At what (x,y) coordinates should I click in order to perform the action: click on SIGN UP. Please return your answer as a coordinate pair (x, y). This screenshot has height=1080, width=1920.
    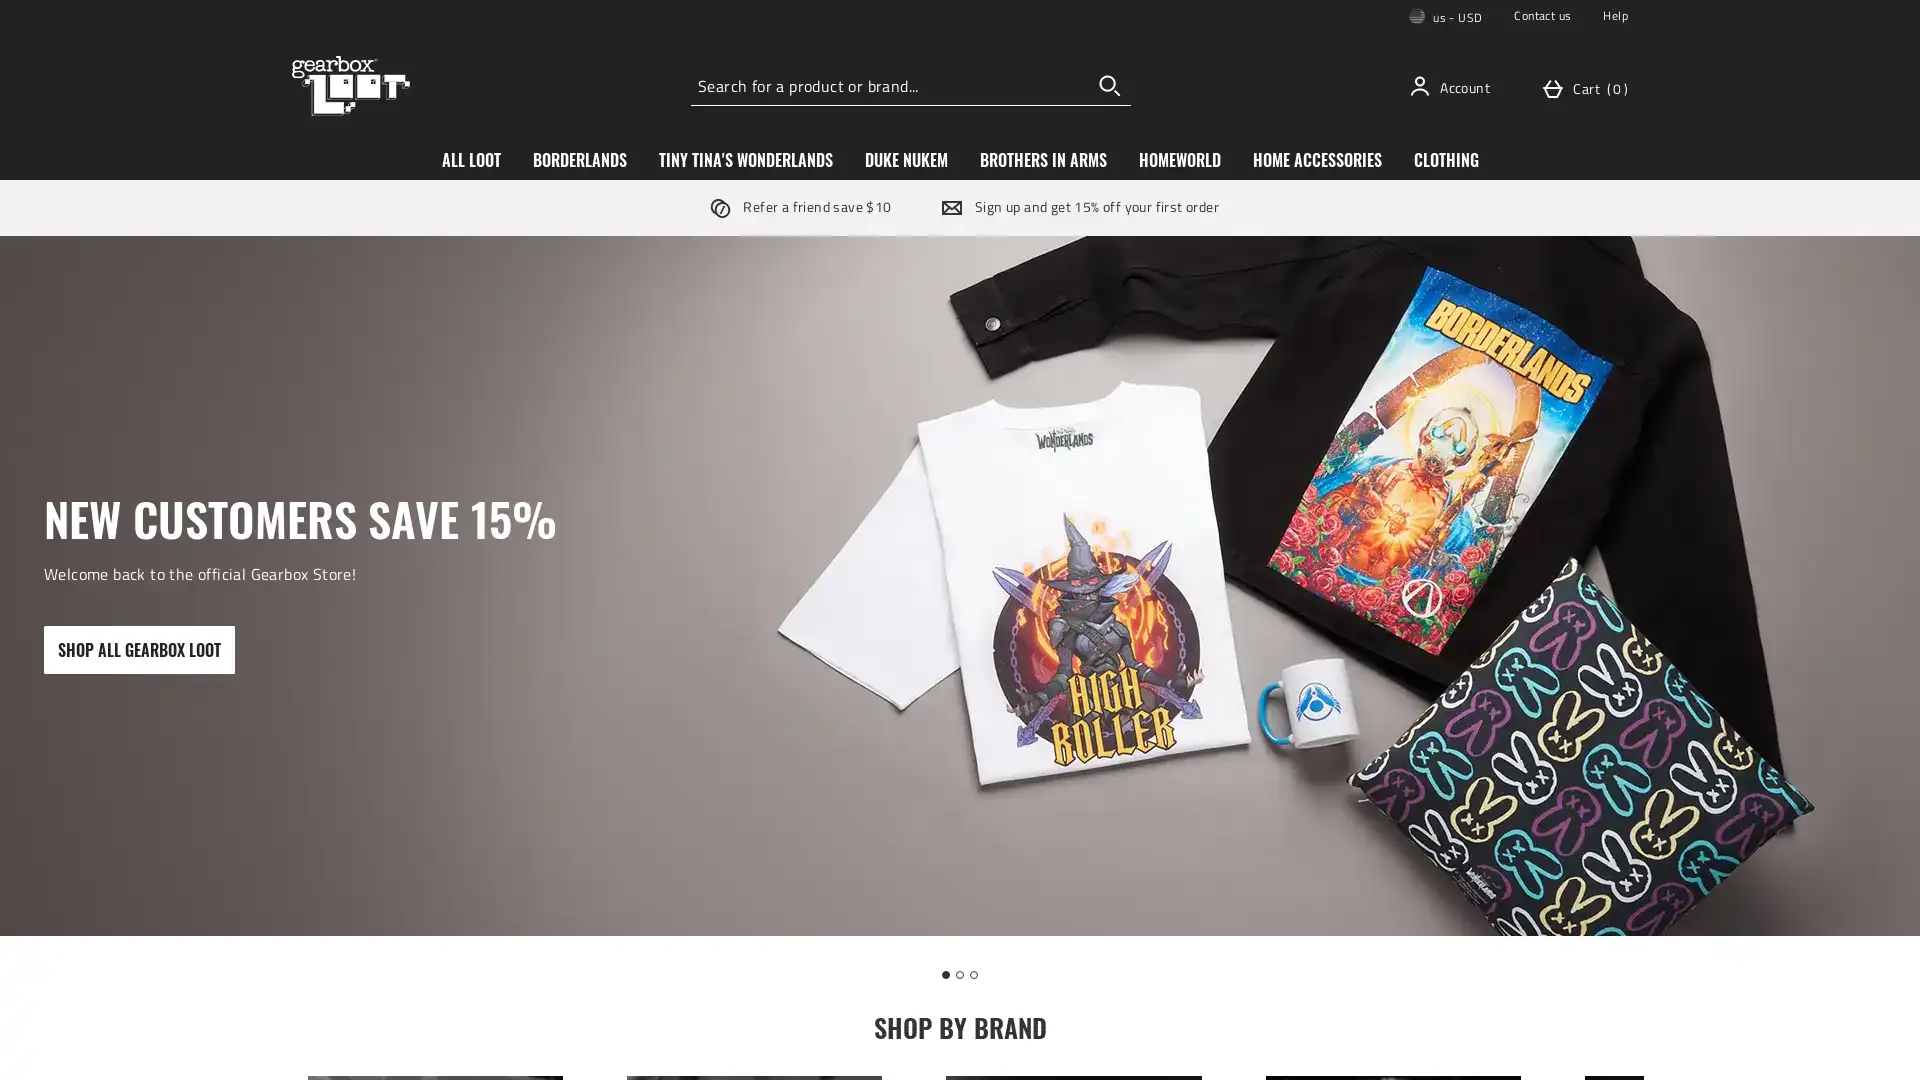
    Looking at the image, I should click on (1108, 623).